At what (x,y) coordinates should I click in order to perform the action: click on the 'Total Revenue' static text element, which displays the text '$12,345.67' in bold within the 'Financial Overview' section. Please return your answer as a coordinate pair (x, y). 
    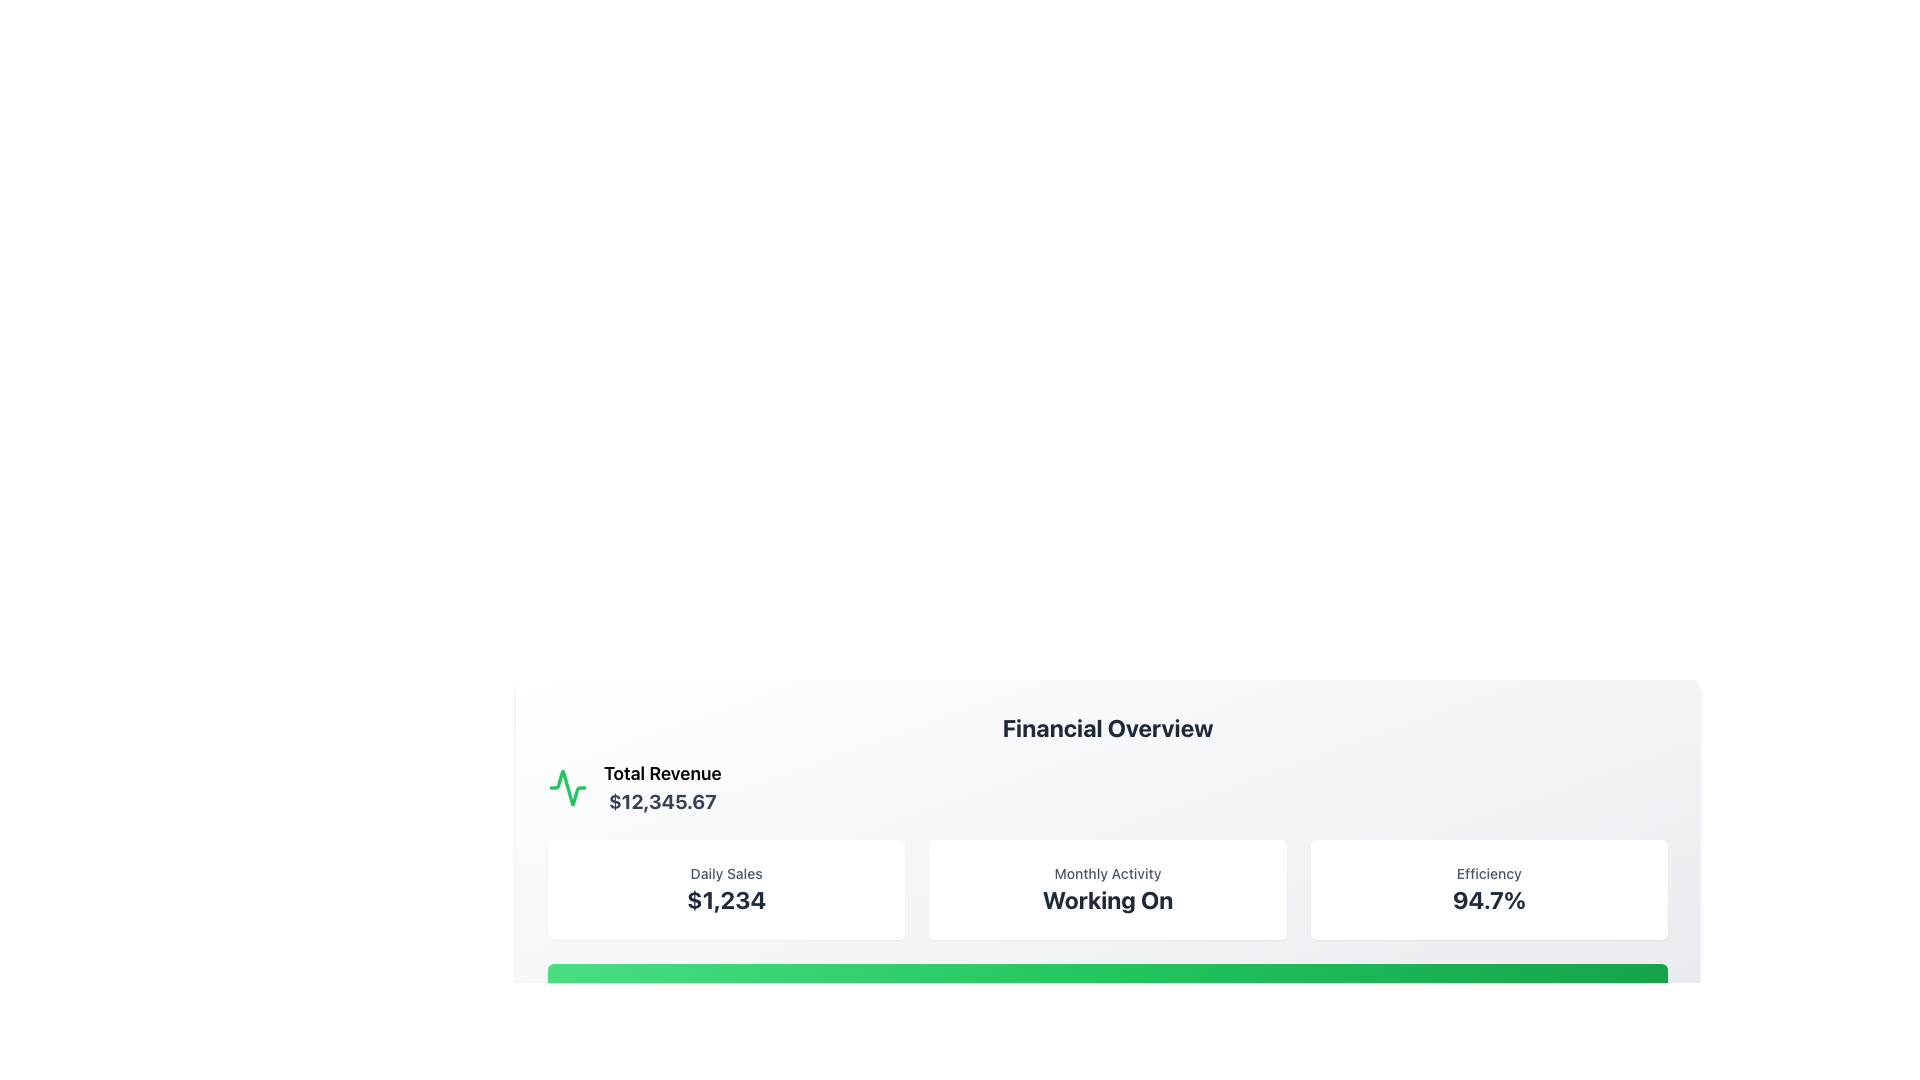
    Looking at the image, I should click on (662, 786).